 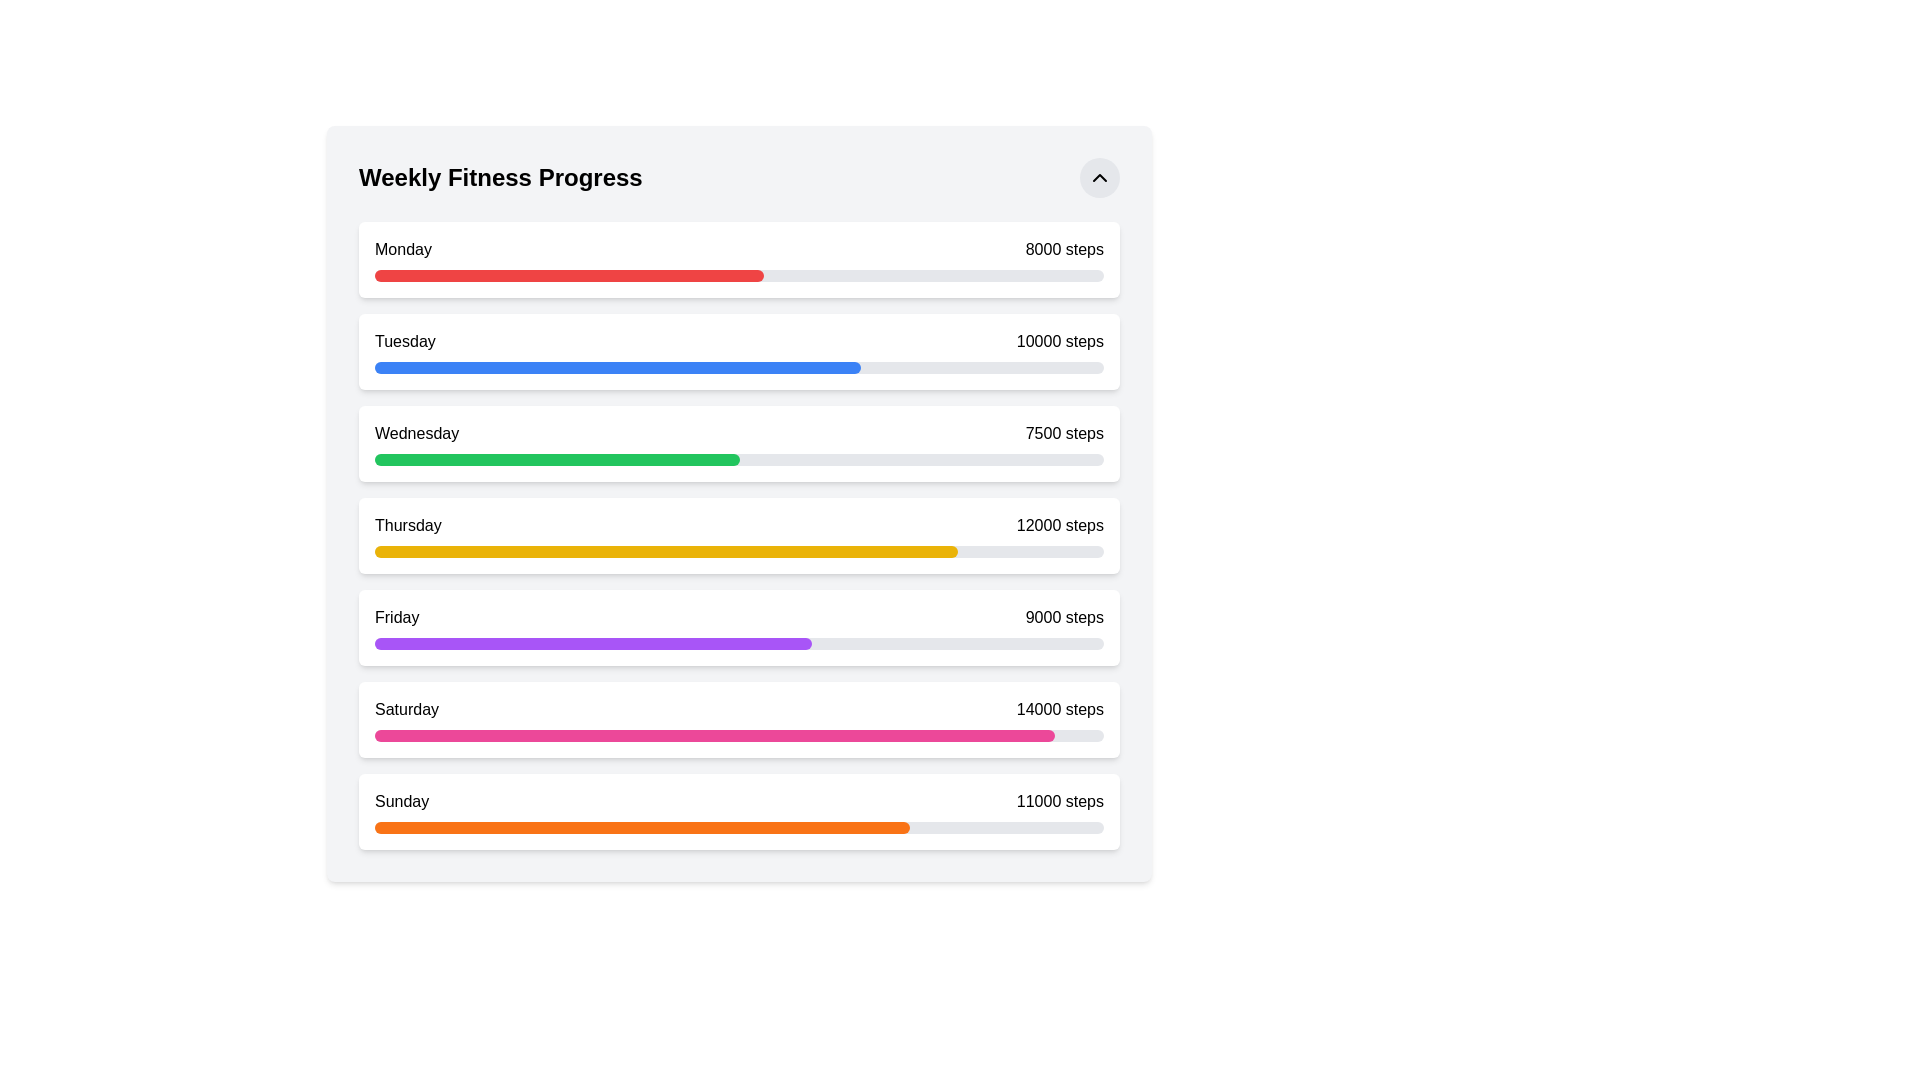 I want to click on the text label that shows the number of steps taken on Monday, which is aligned to the right side of the horizontal progress bar for that day, so click(x=1063, y=249).